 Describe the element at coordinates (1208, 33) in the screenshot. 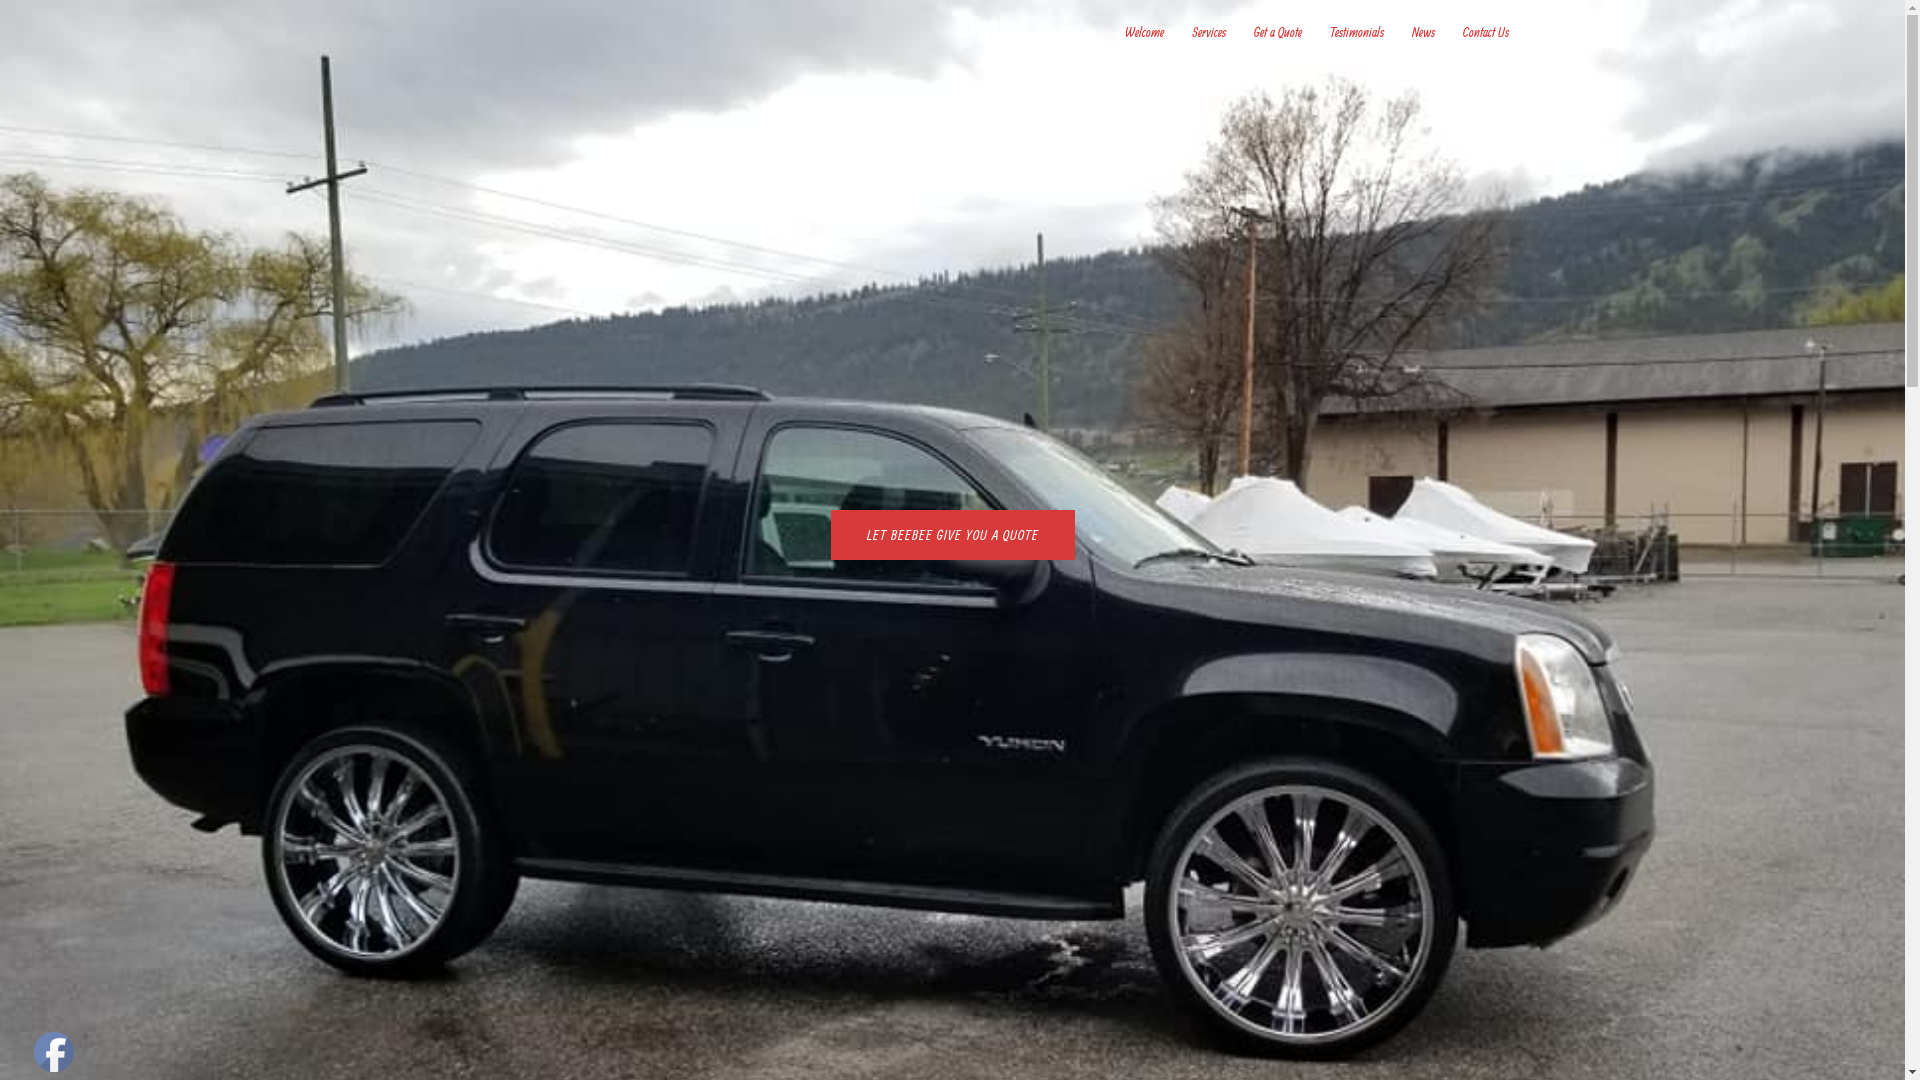

I see `'Services'` at that location.